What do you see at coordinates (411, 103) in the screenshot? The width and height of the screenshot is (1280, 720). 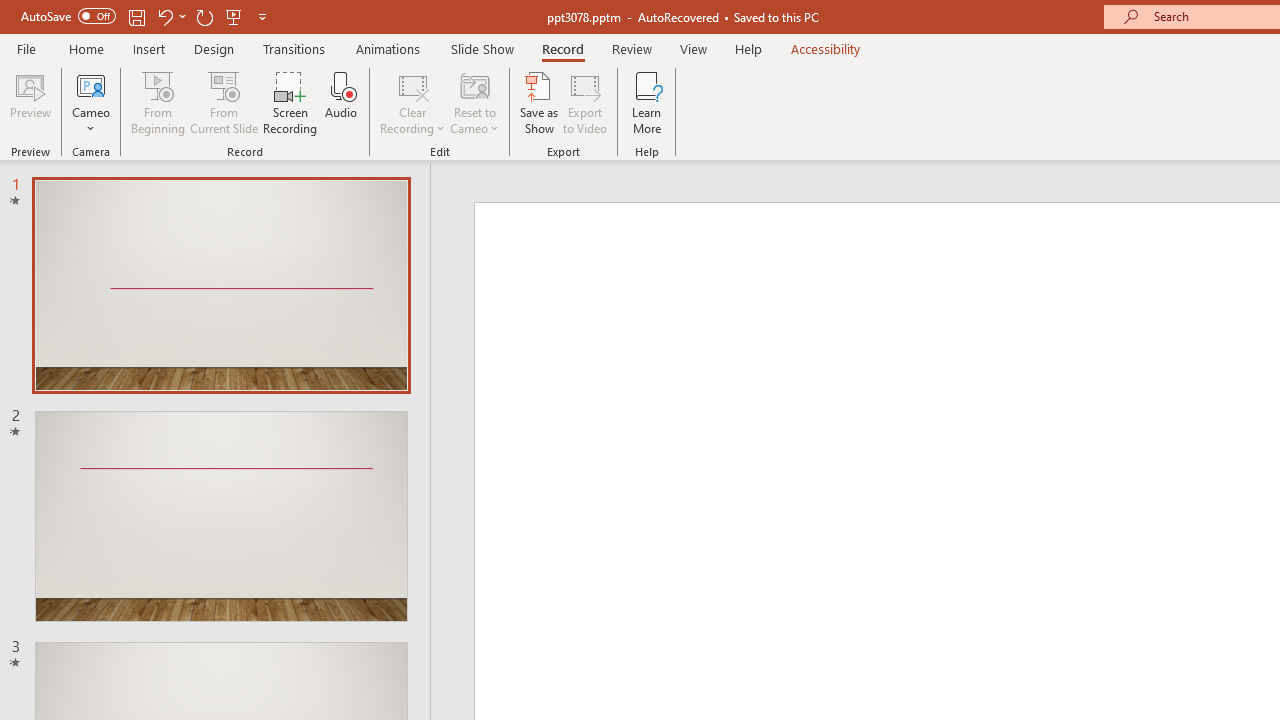 I see `'Clear Recording'` at bounding box center [411, 103].